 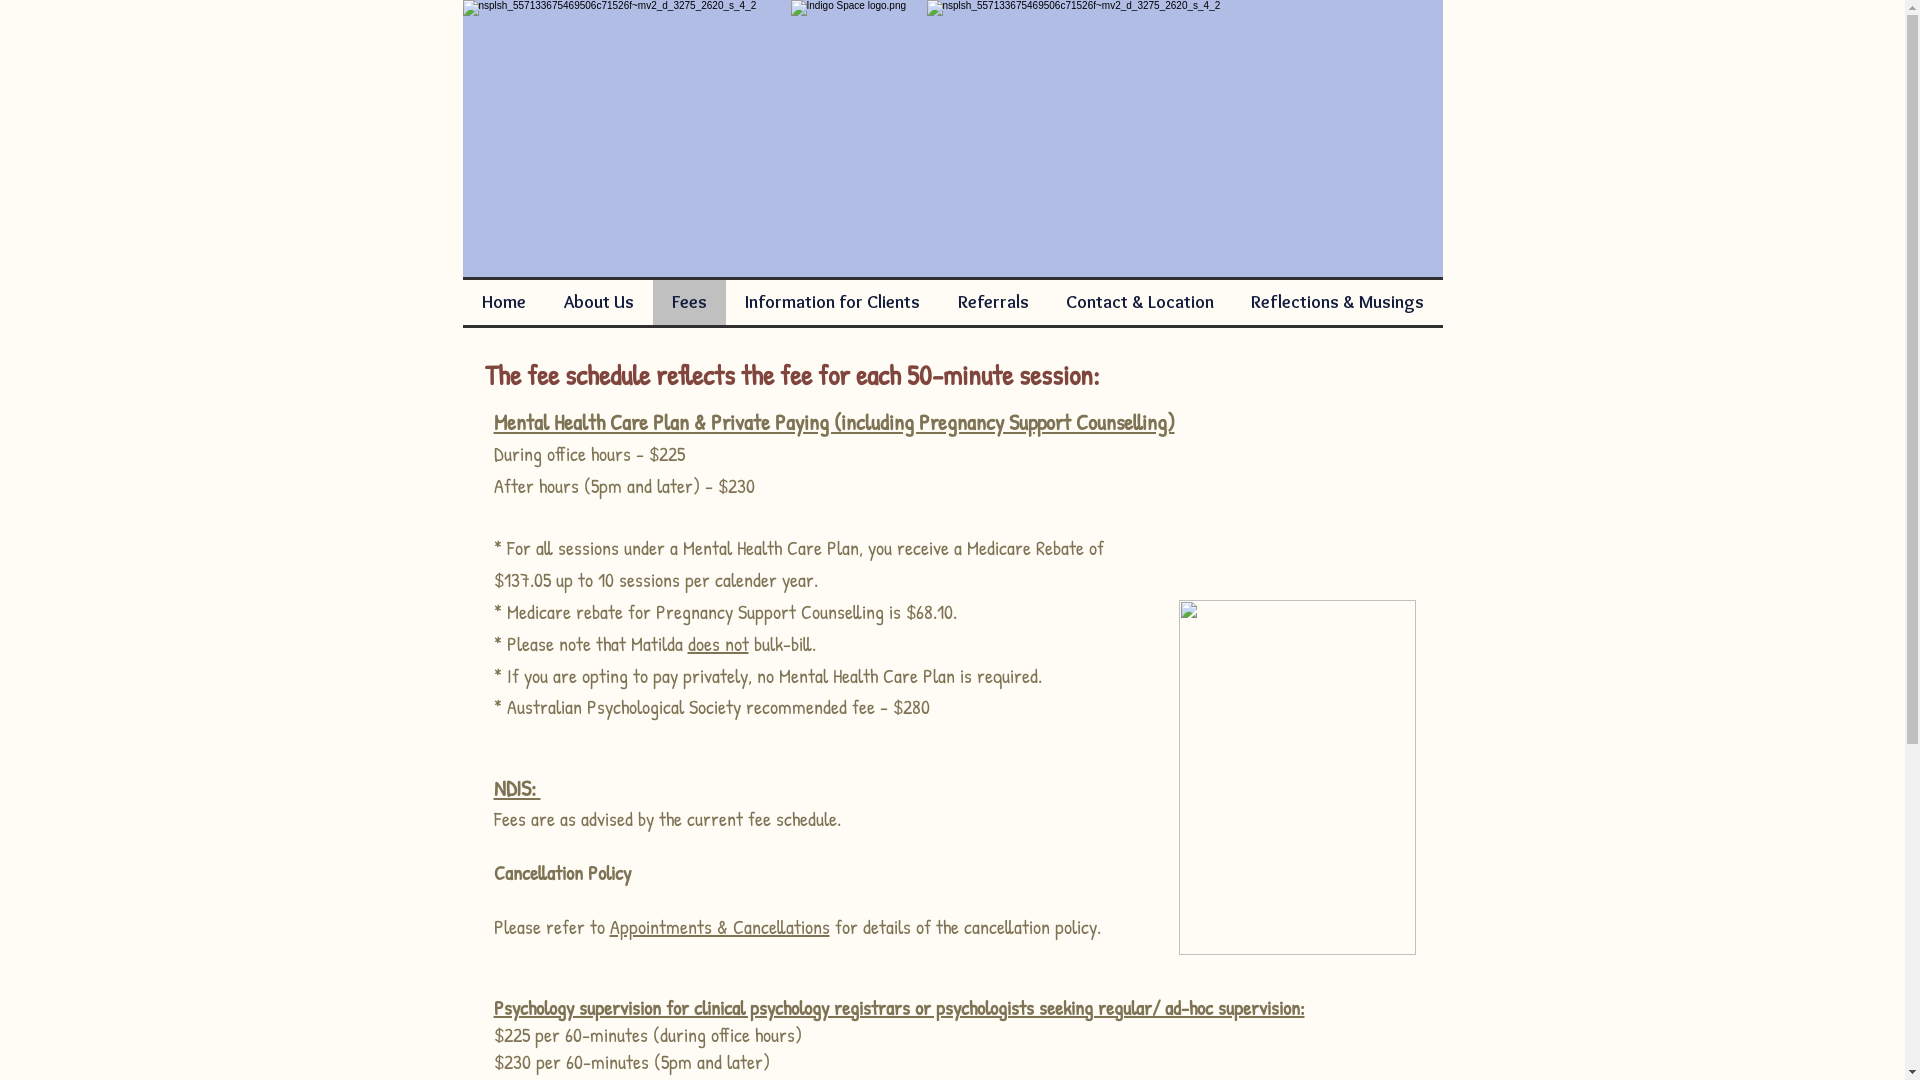 I want to click on 'Appointments & Cancellations', so click(x=720, y=926).